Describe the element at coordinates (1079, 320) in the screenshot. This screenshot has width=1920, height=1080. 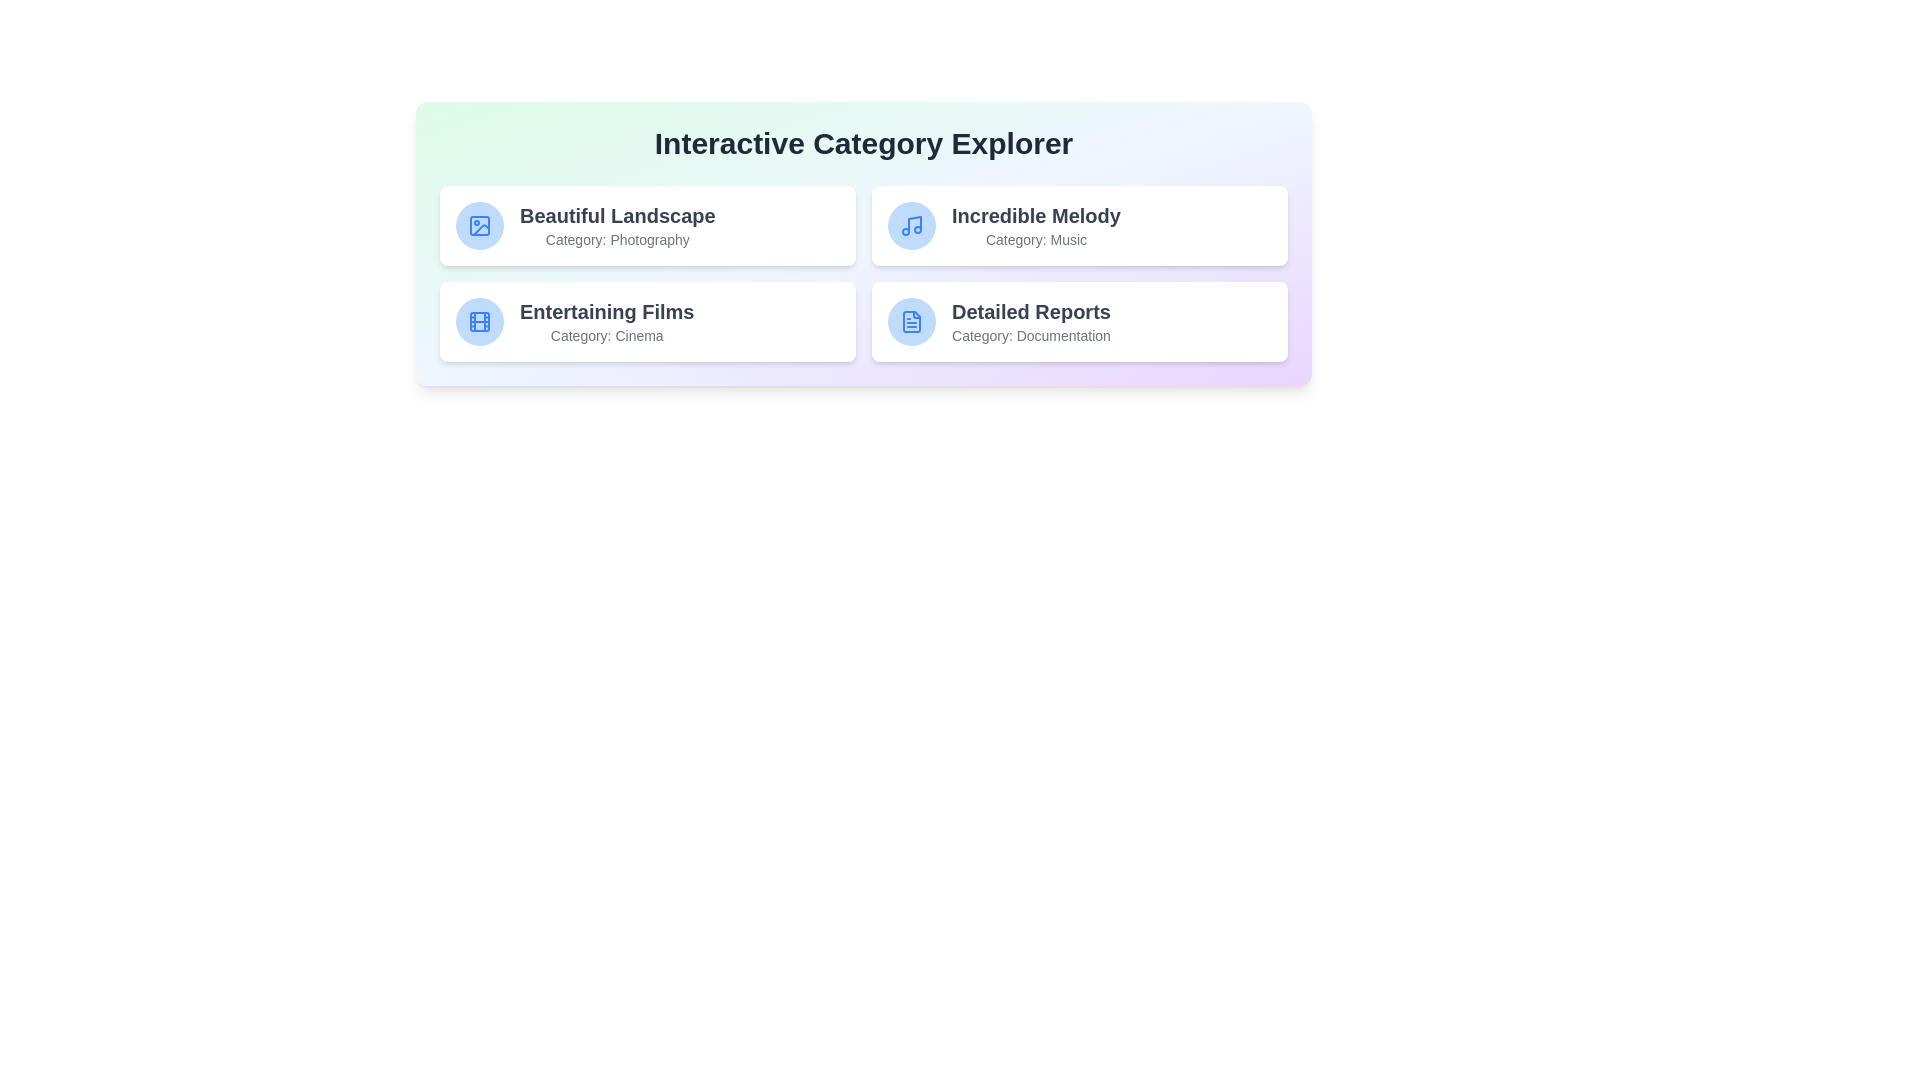
I see `the card with the title Detailed Reports` at that location.